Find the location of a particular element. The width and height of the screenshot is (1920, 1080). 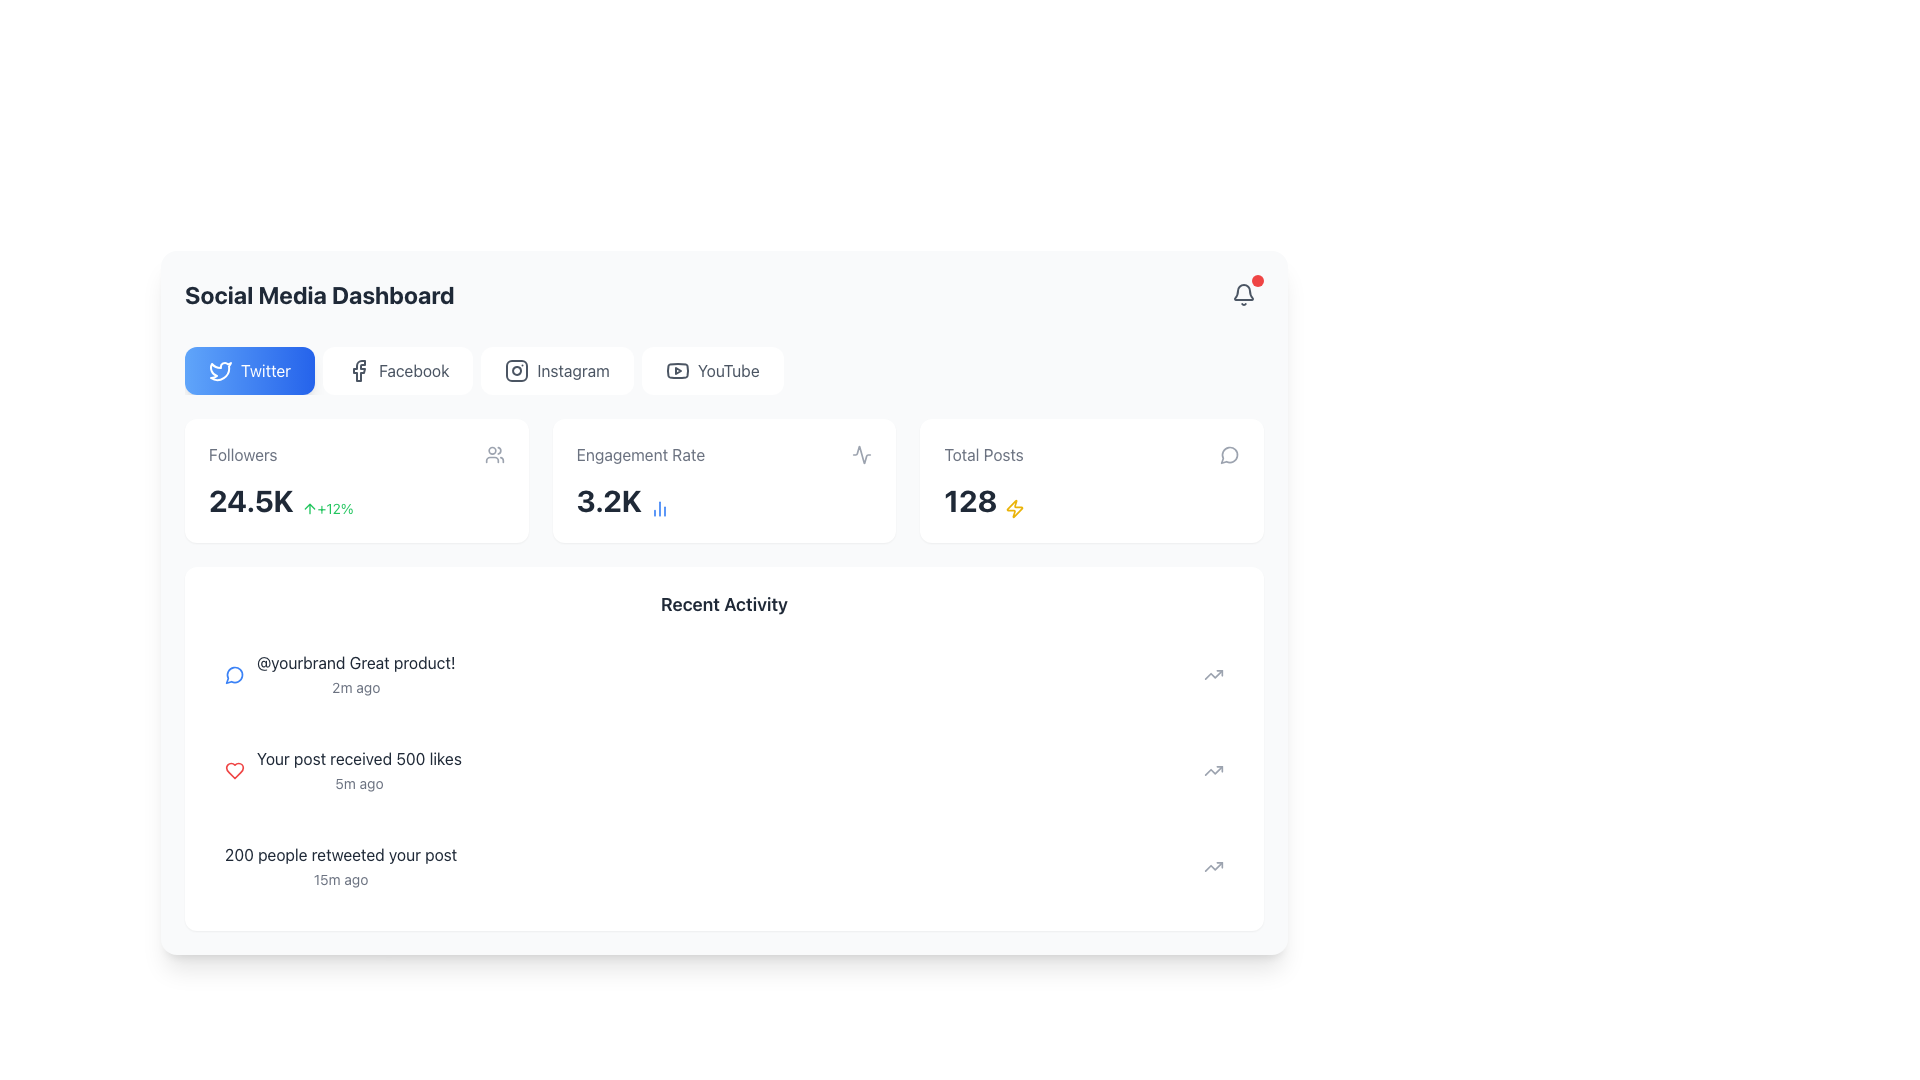

the icon located to the right of the 'Total Posts' label, which serves as a visual decoration for messages or comments is located at coordinates (1228, 455).